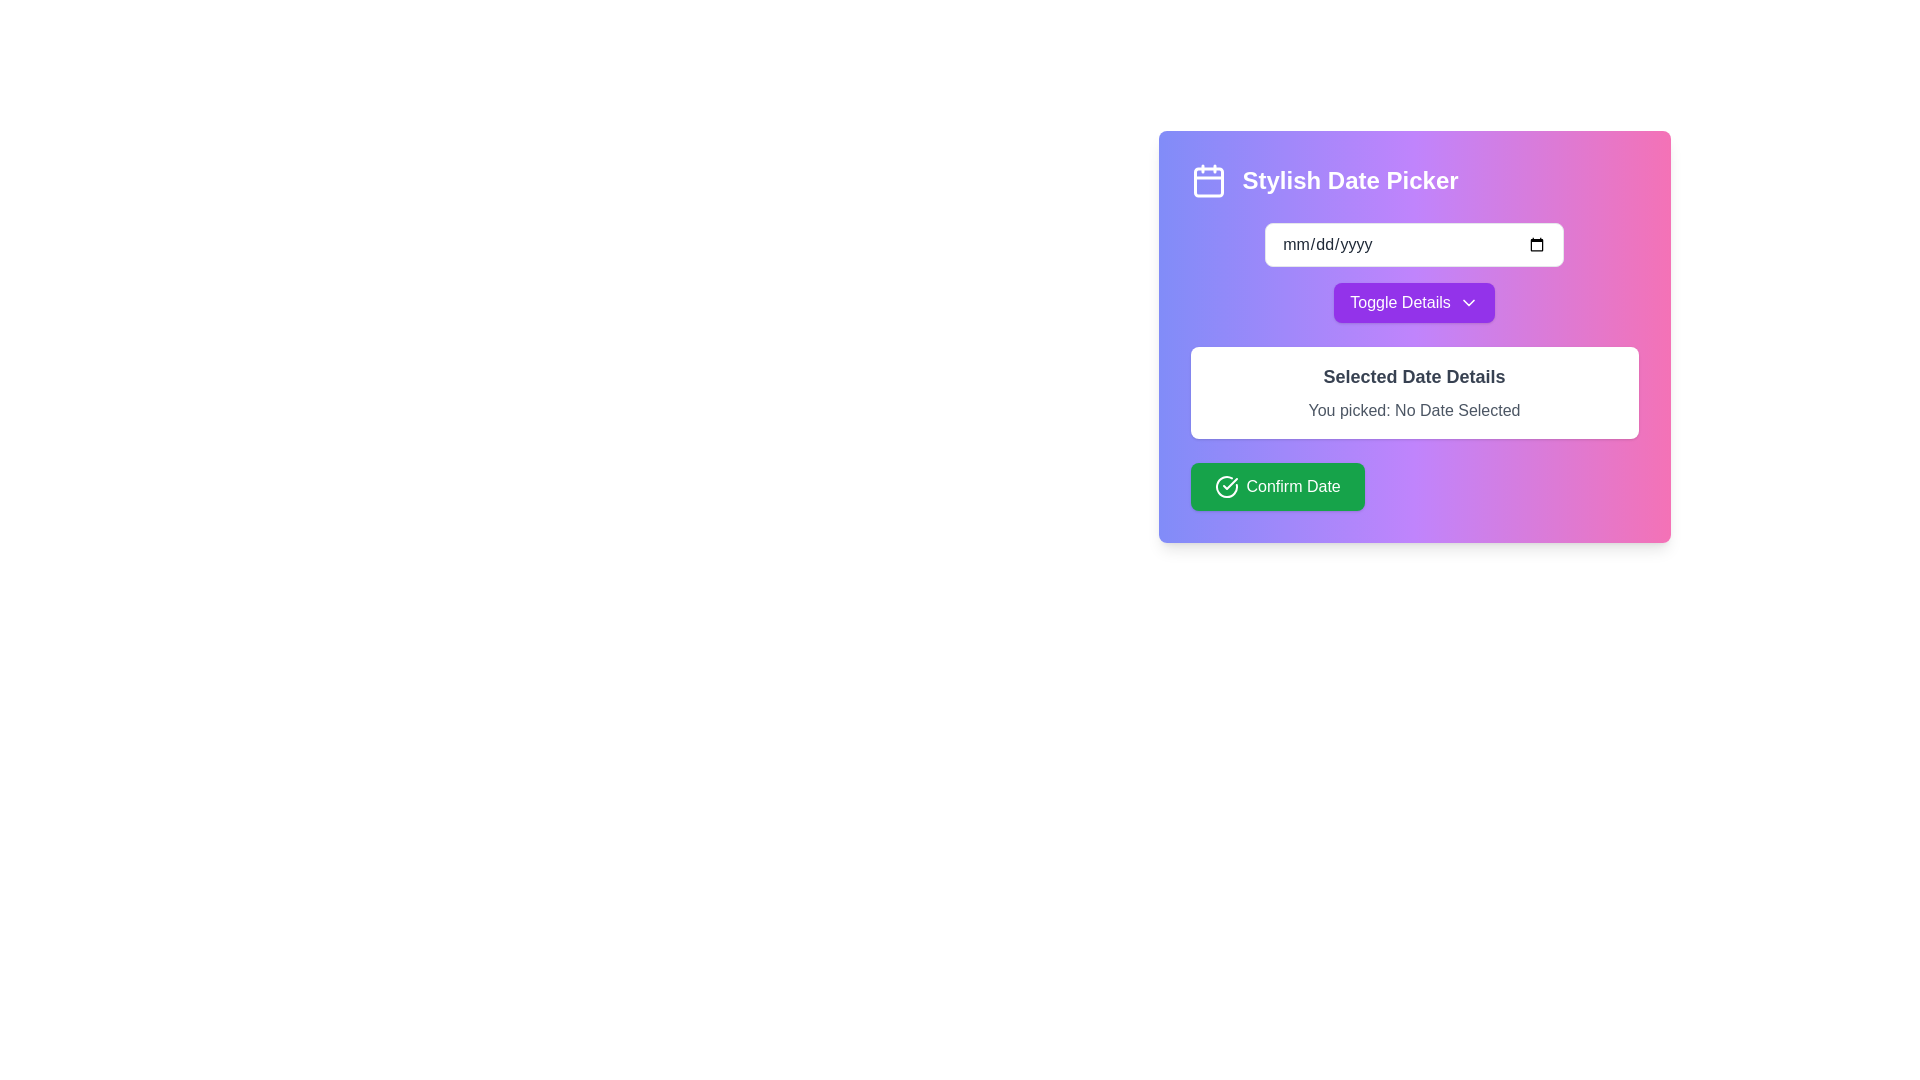  I want to click on the calendar icon with a purple background, located at the far left of the 'Stylish Date Picker' component, so click(1207, 181).